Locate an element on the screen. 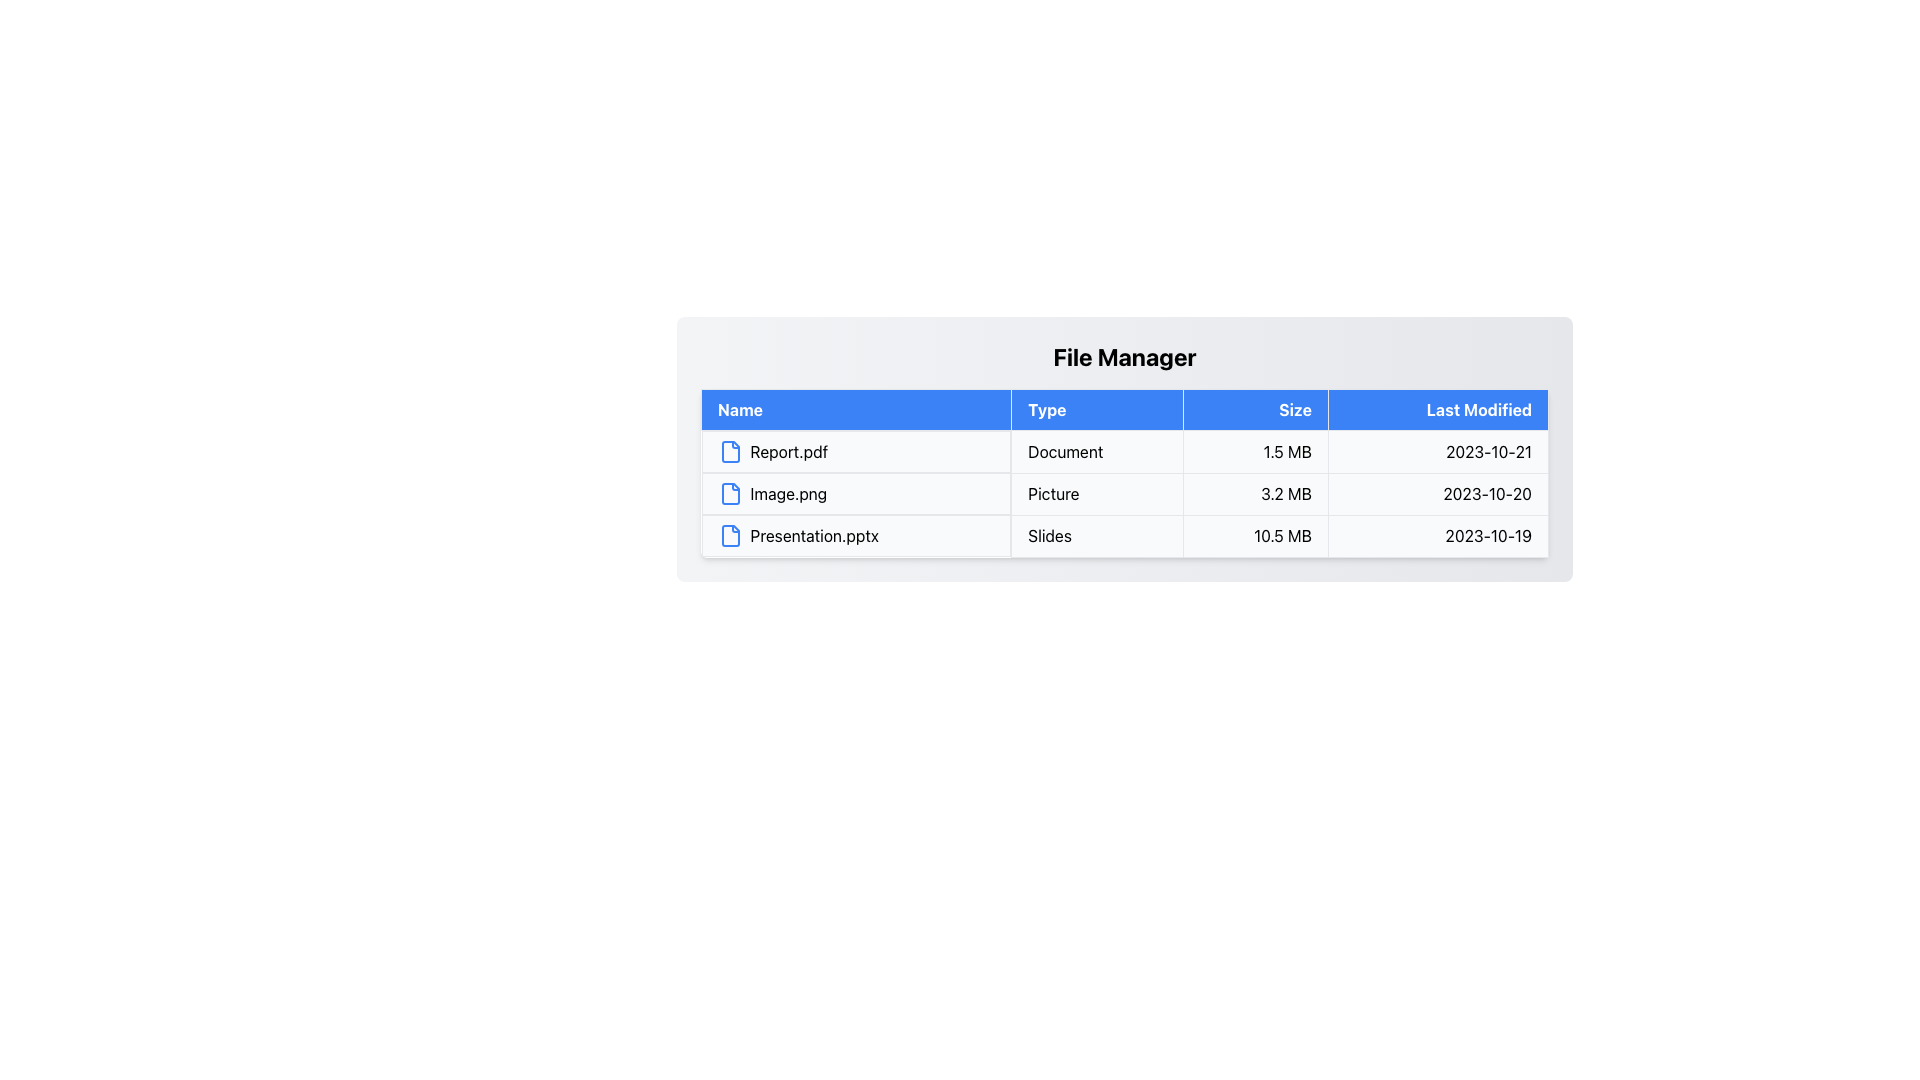 This screenshot has width=1920, height=1080. the first row of the table representing a file entry in the file manager interface is located at coordinates (1124, 451).